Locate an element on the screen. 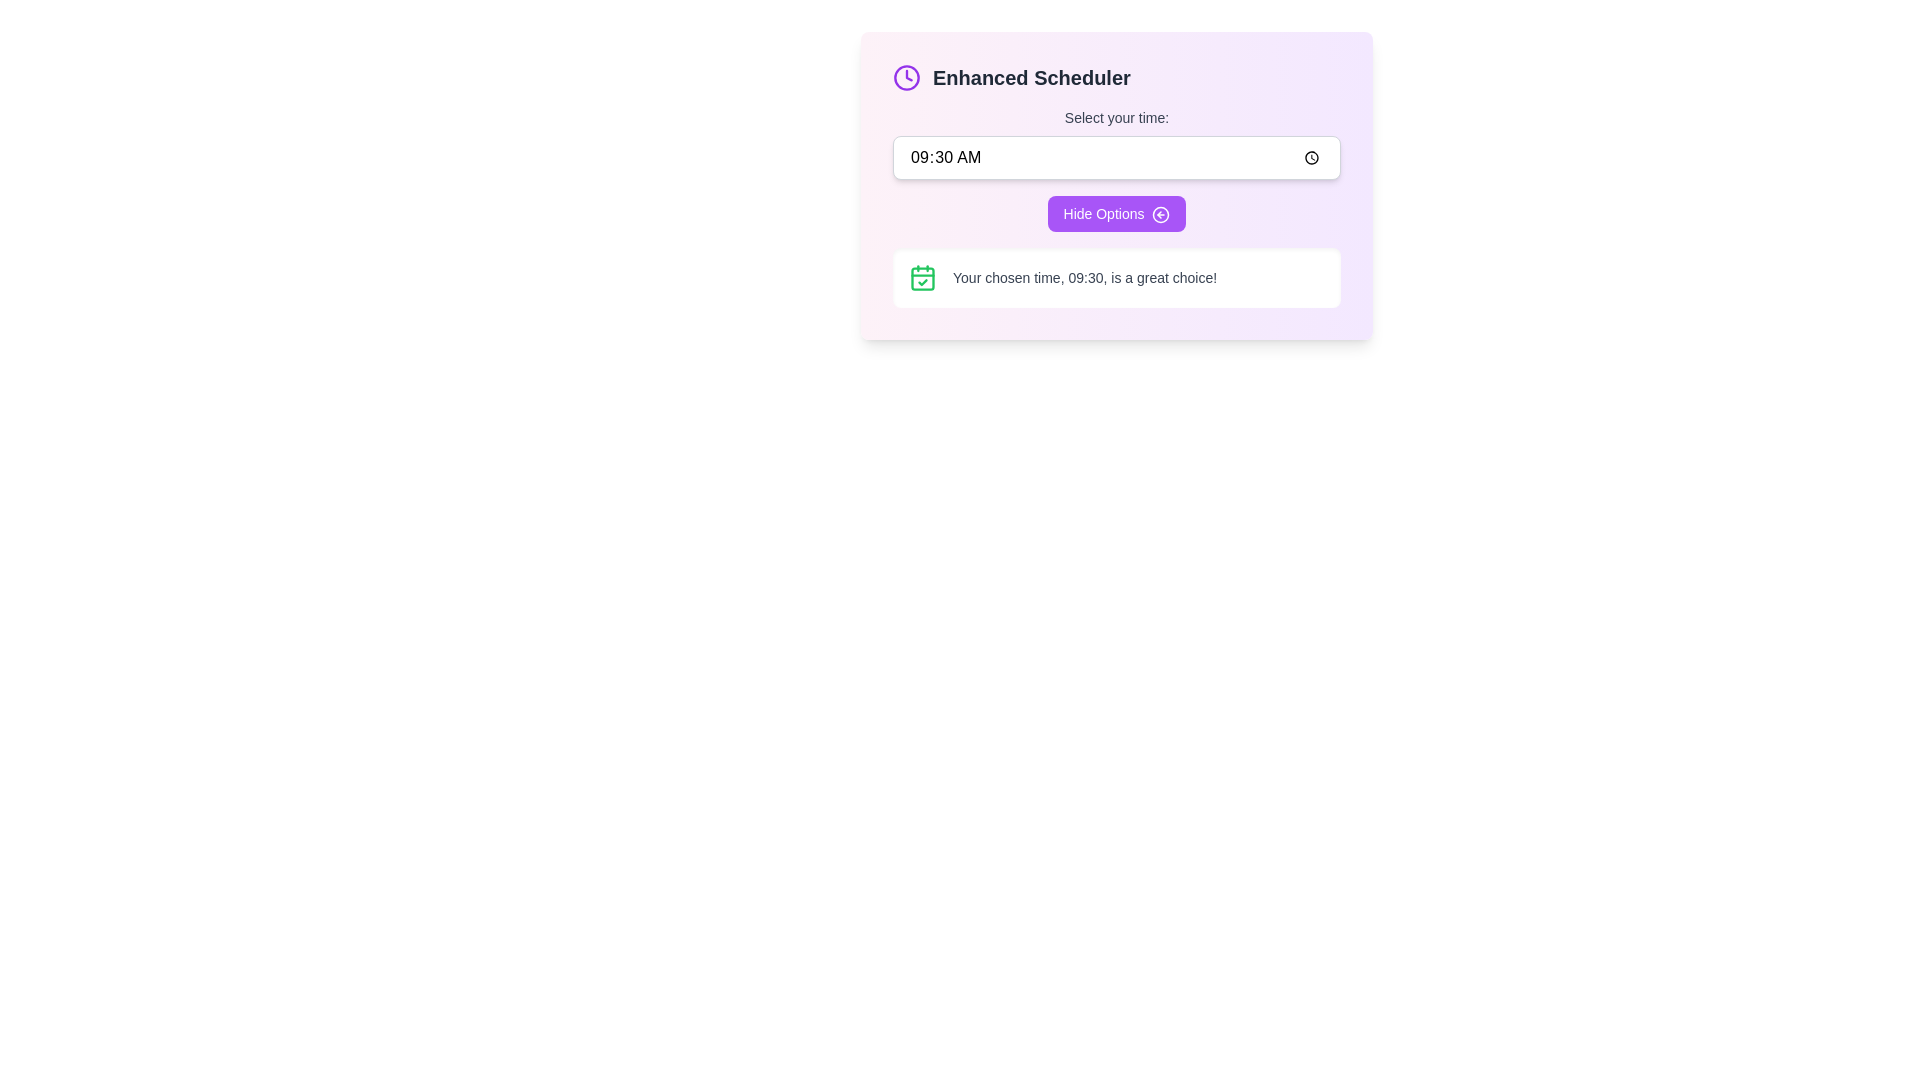 This screenshot has height=1080, width=1920. the interactive time input field of the Time selection component located below the 'Enhanced Scheduler' header and above the 'Hide Options' button is located at coordinates (1116, 142).